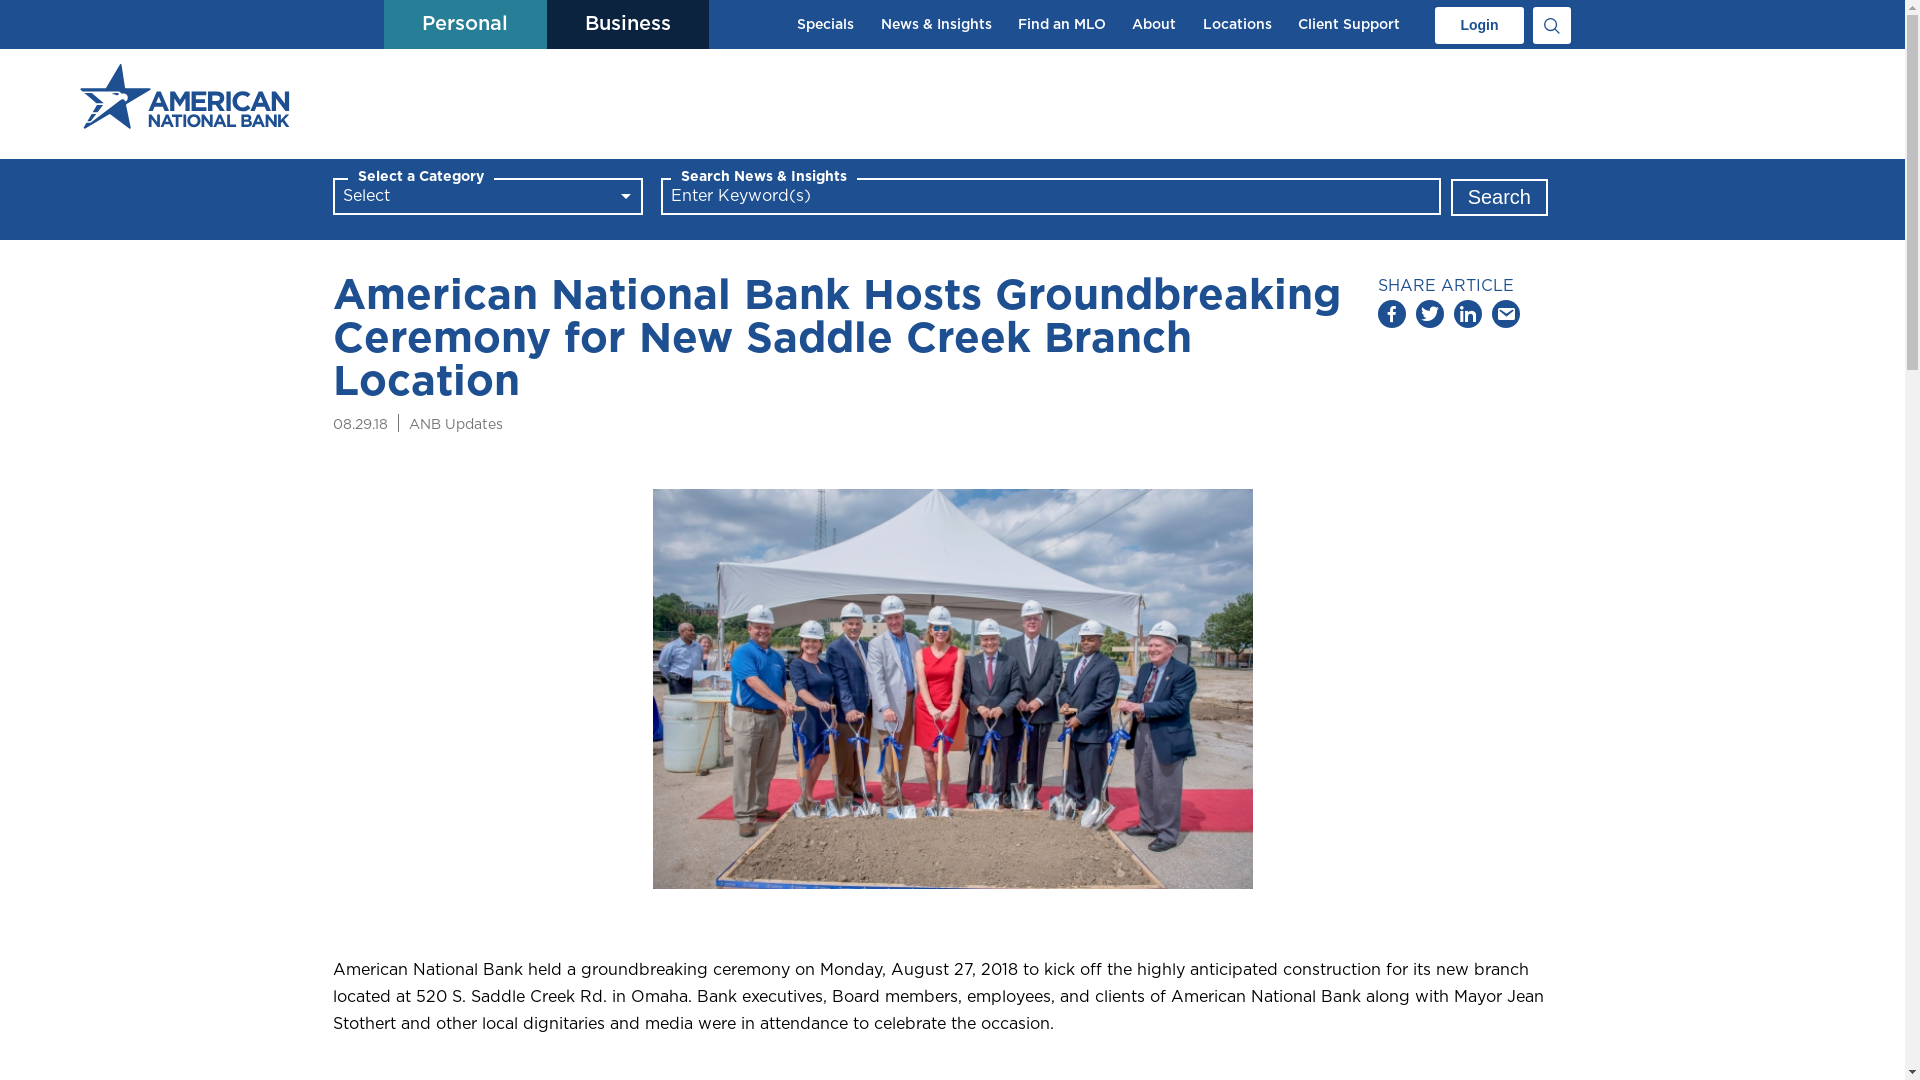 The image size is (1920, 1080). I want to click on 'Business', so click(627, 24).